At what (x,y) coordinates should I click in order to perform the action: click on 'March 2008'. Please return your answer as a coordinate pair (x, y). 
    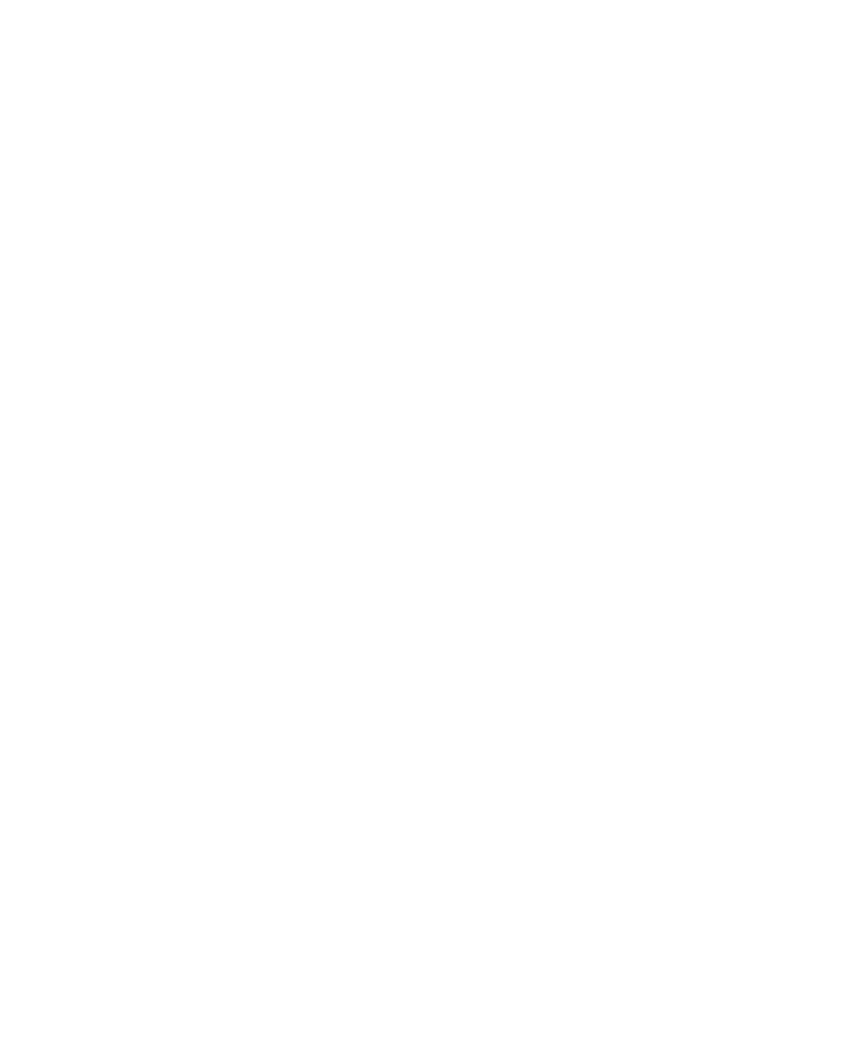
    Looking at the image, I should click on (89, 960).